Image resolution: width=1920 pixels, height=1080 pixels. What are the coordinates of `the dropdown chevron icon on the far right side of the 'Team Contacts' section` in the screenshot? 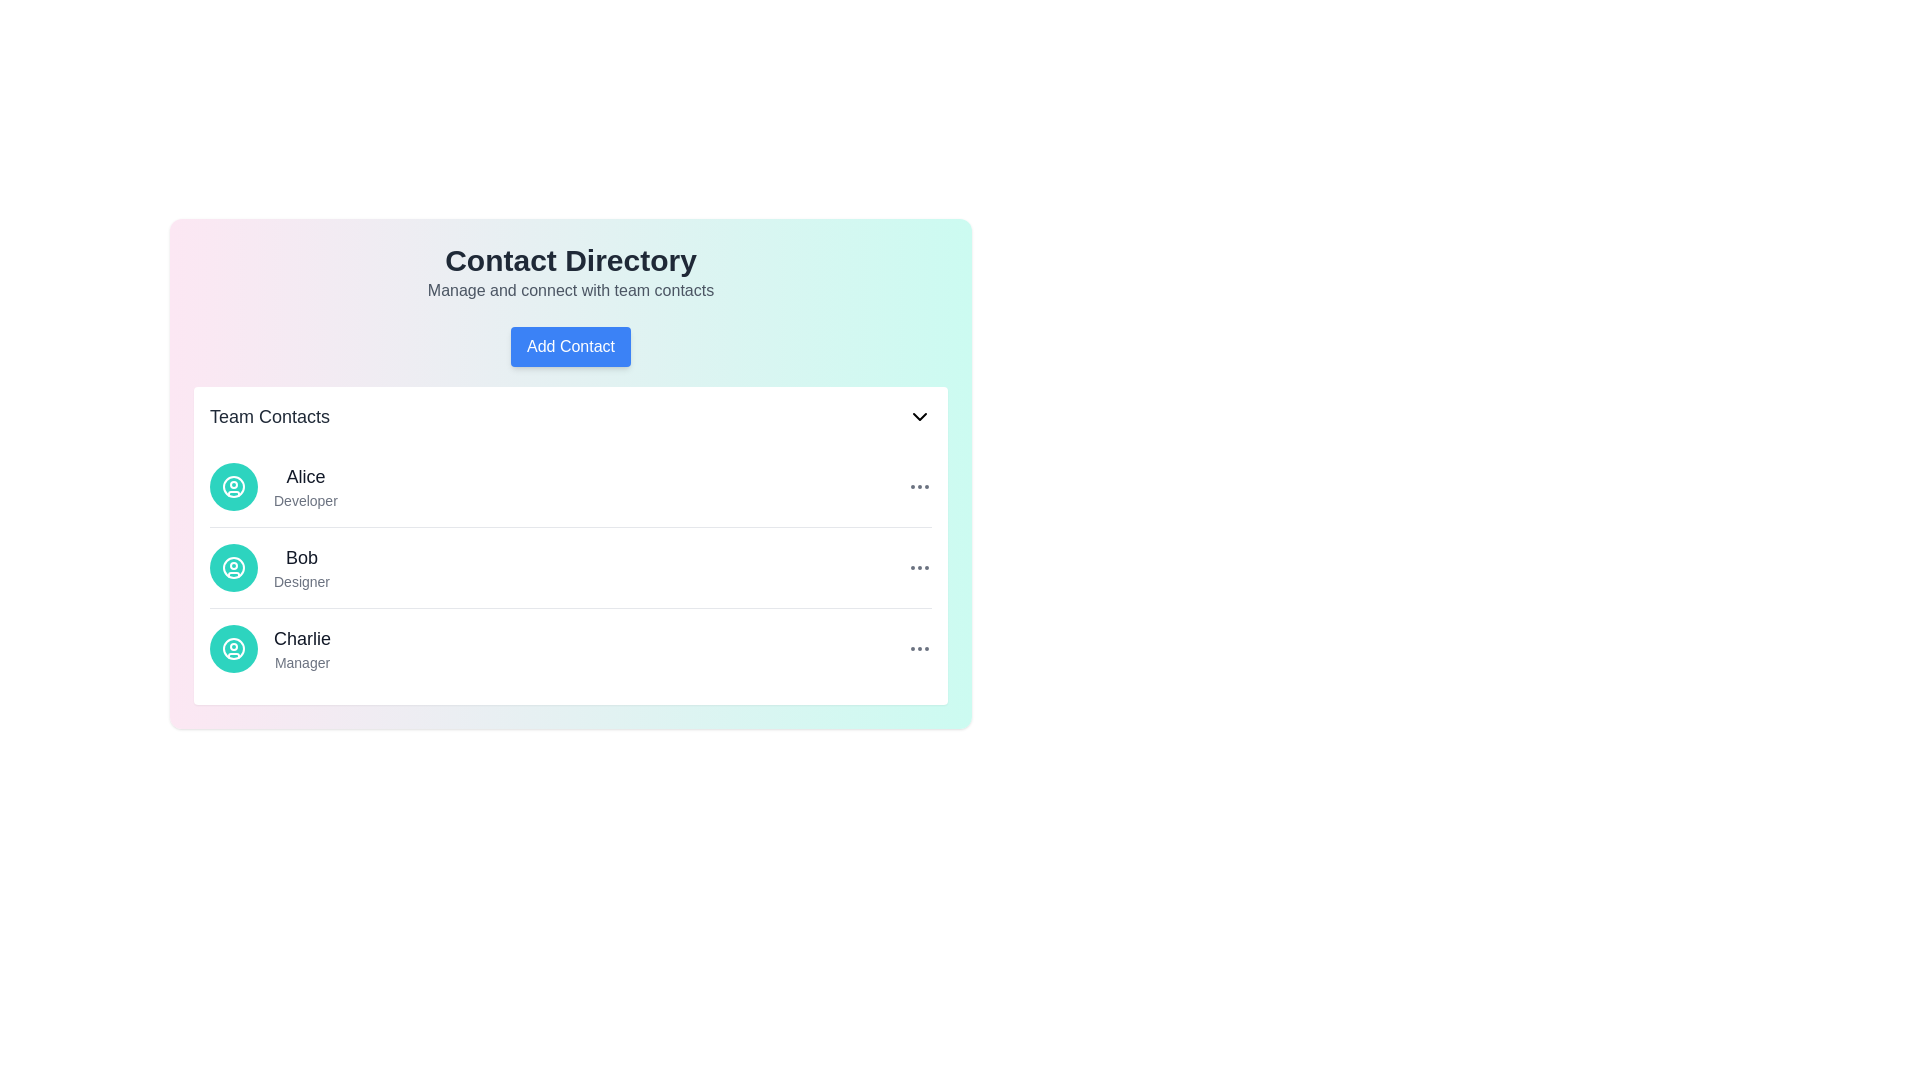 It's located at (919, 415).